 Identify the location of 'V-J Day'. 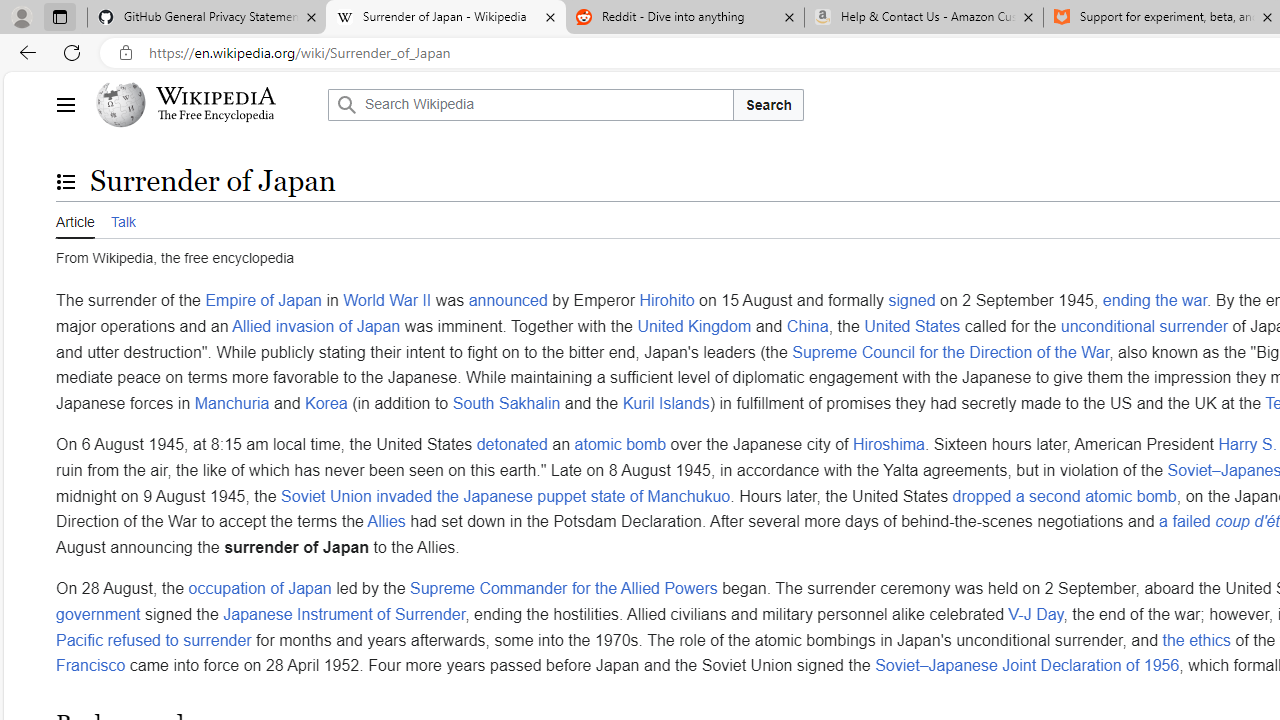
(1036, 612).